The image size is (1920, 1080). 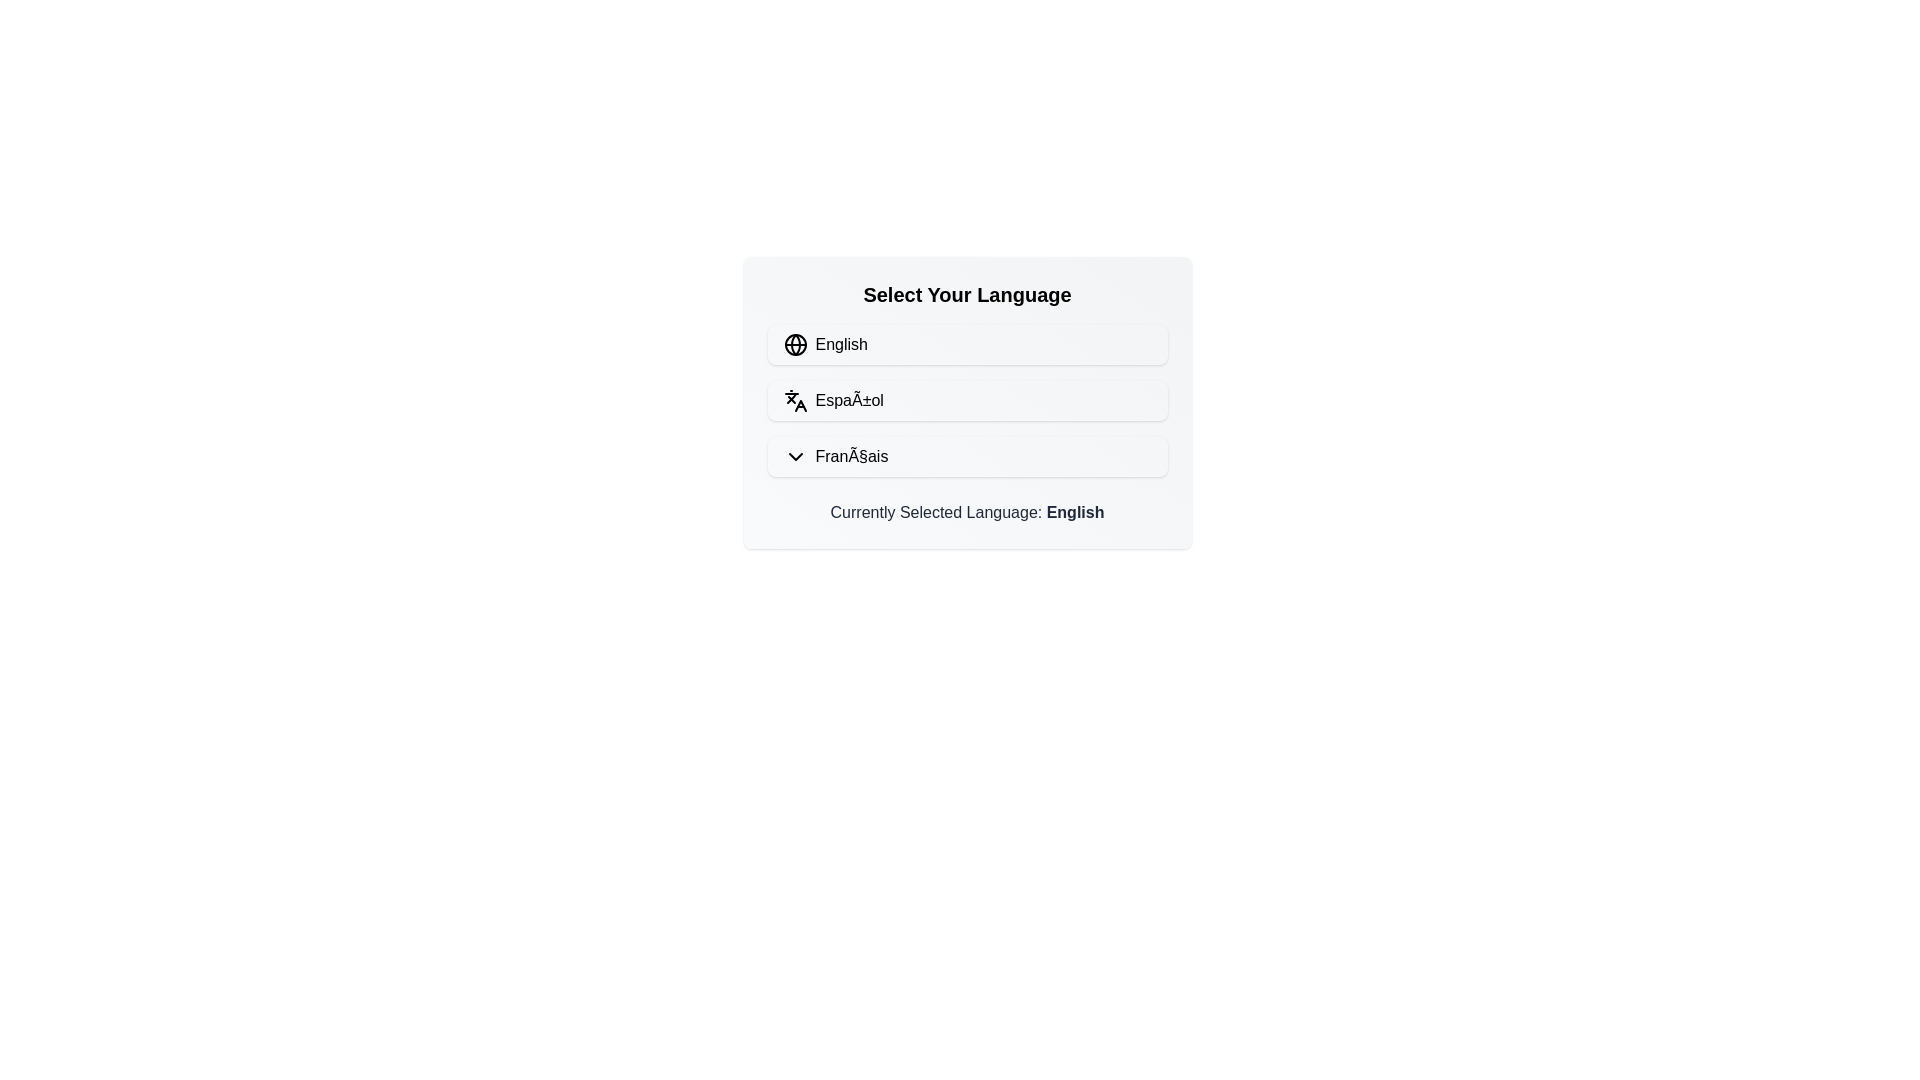 I want to click on the 'Español' button, so click(x=967, y=401).